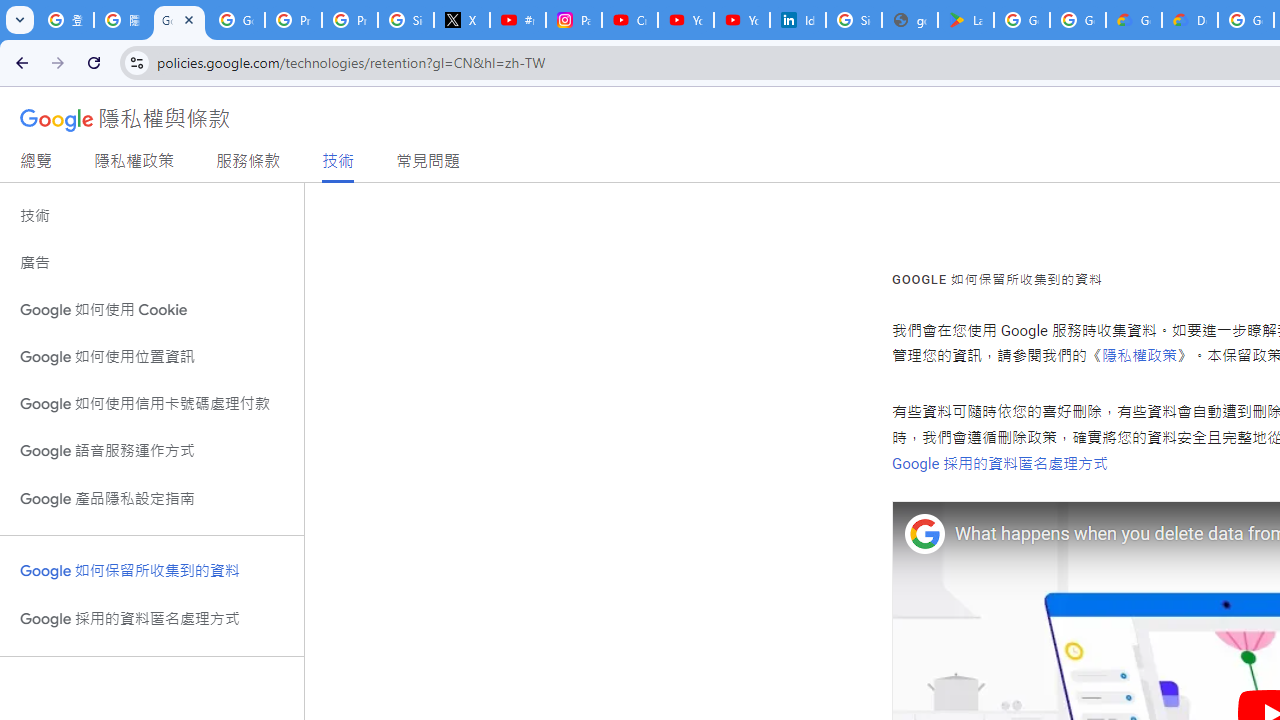 This screenshot has height=720, width=1280. I want to click on 'Google Workspace - Specific Terms', so click(1076, 20).